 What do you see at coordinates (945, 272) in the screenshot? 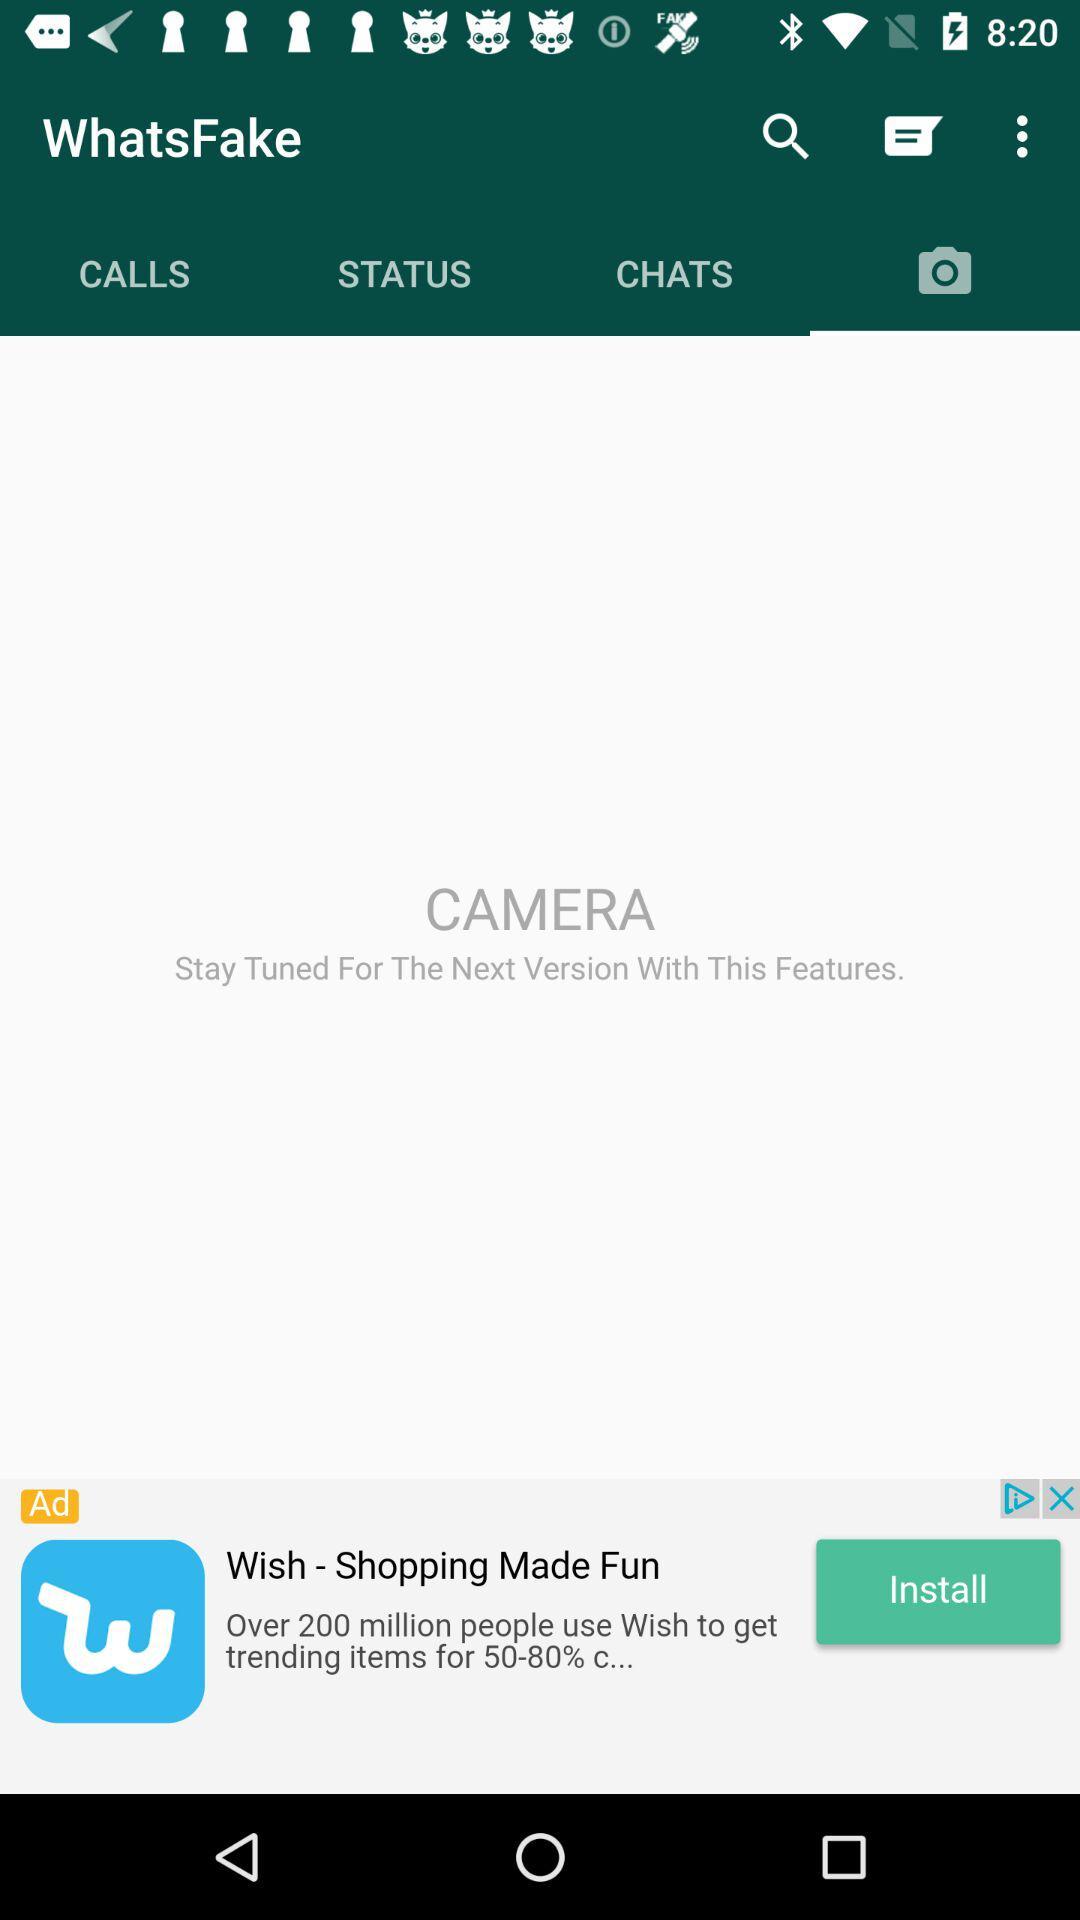
I see `the camera button in the menu bar` at bounding box center [945, 272].